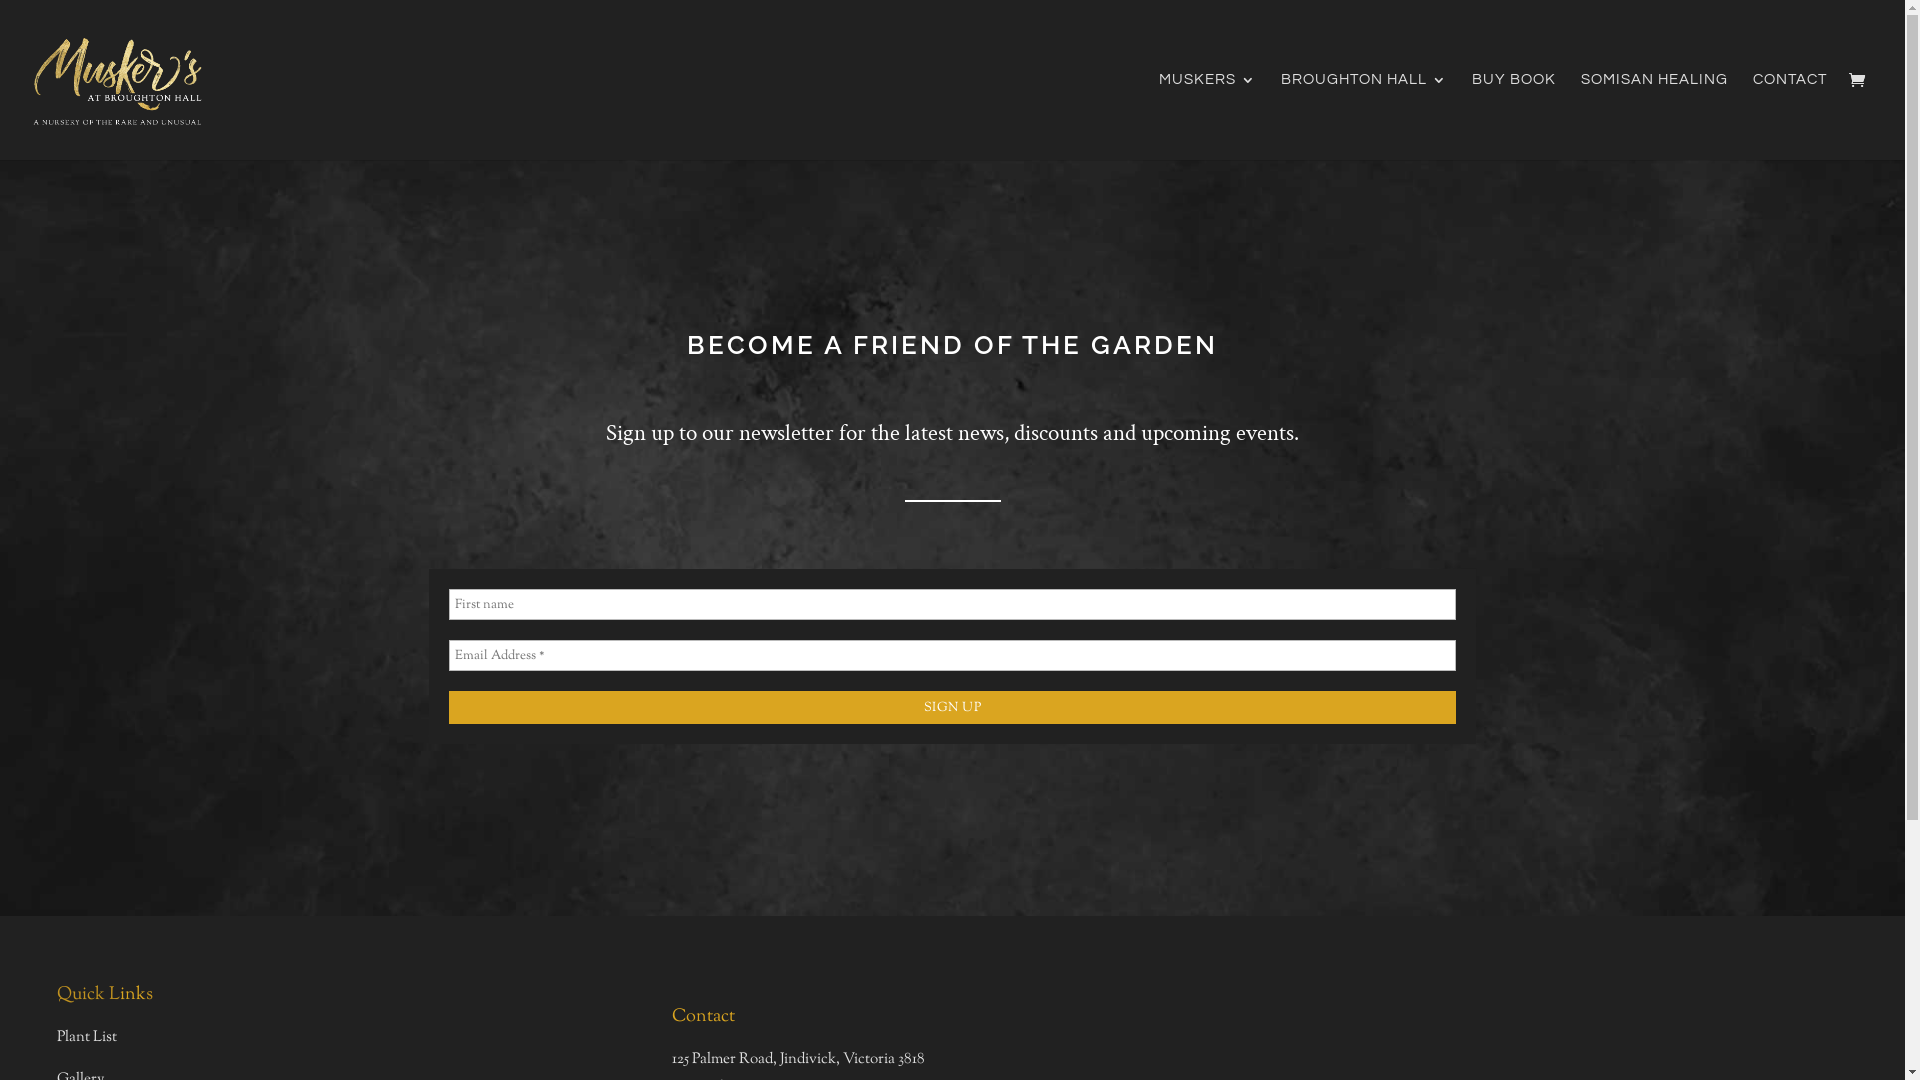 Image resolution: width=1920 pixels, height=1080 pixels. I want to click on 'BROUGHTON HALL', so click(1362, 116).